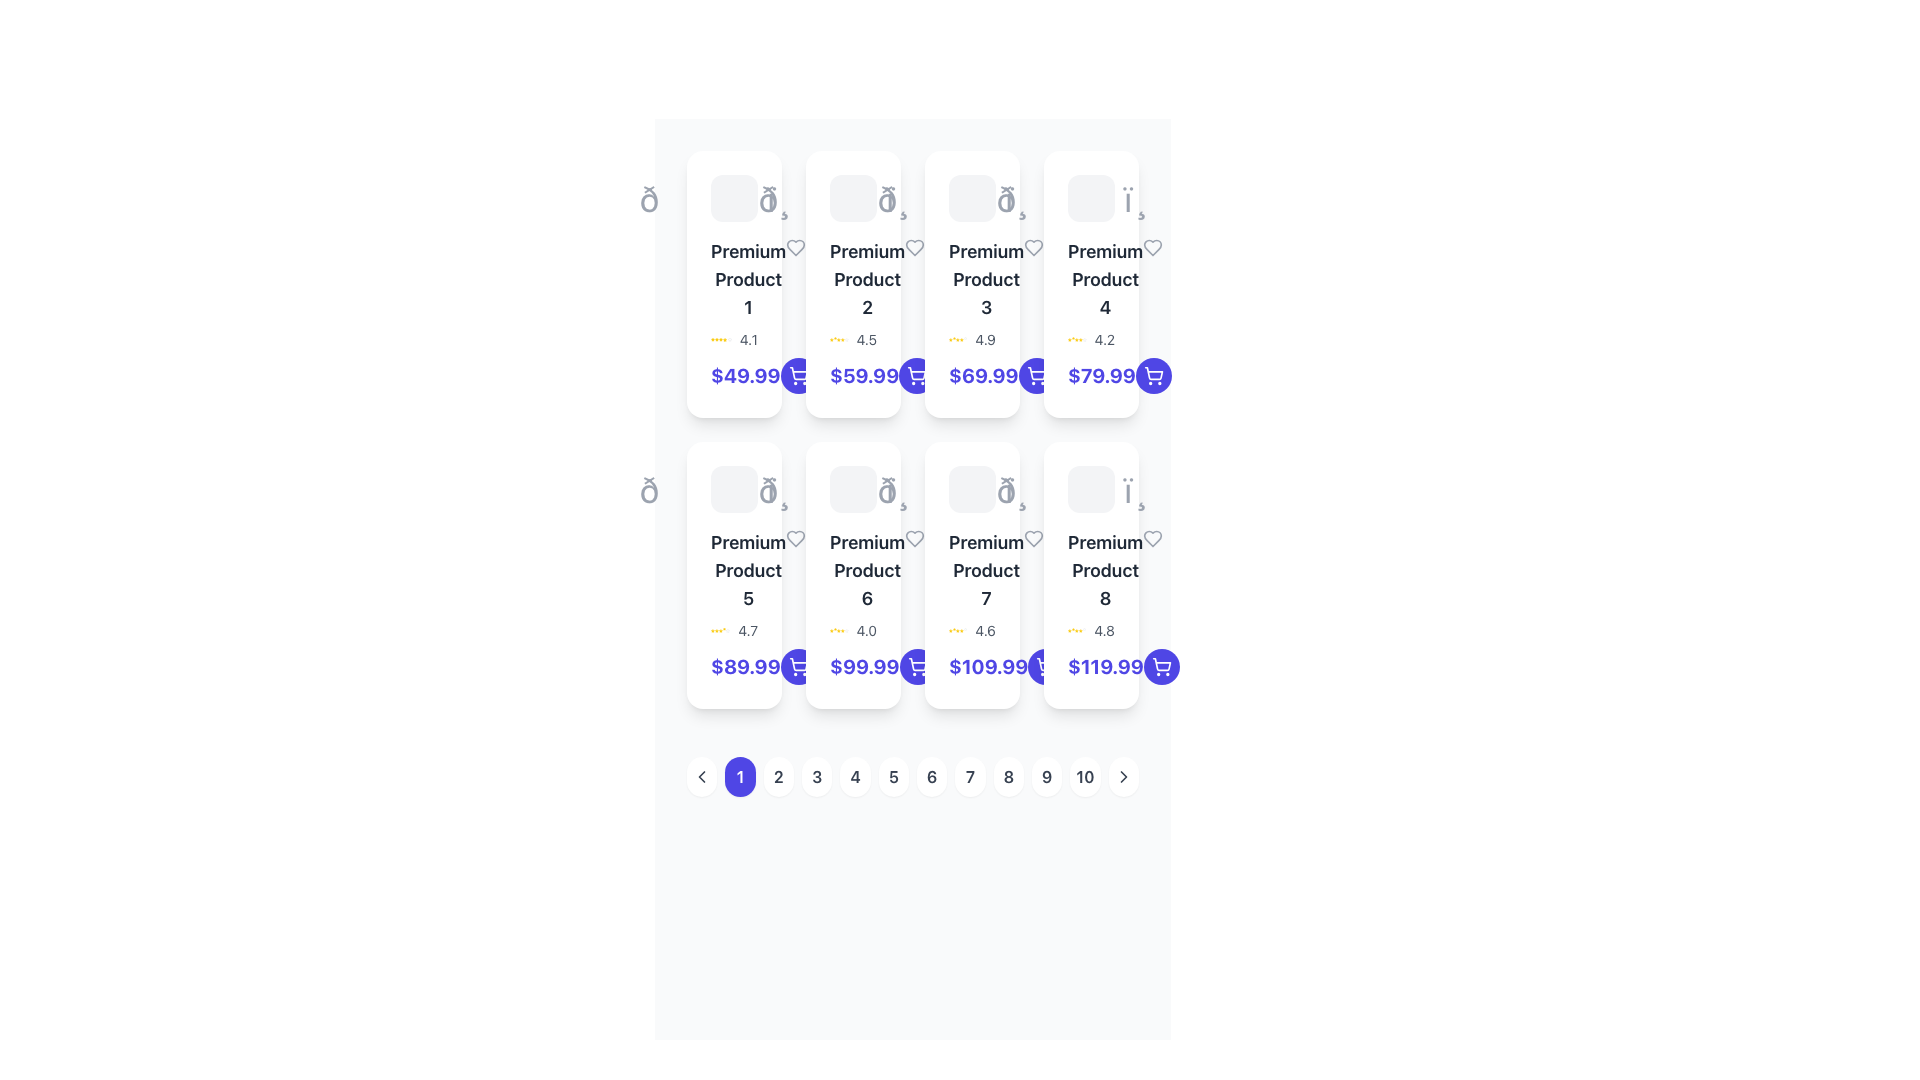  Describe the element at coordinates (1034, 246) in the screenshot. I see `the heart icon button located at the top-right corner of the 'Premium Product 3' card` at that location.